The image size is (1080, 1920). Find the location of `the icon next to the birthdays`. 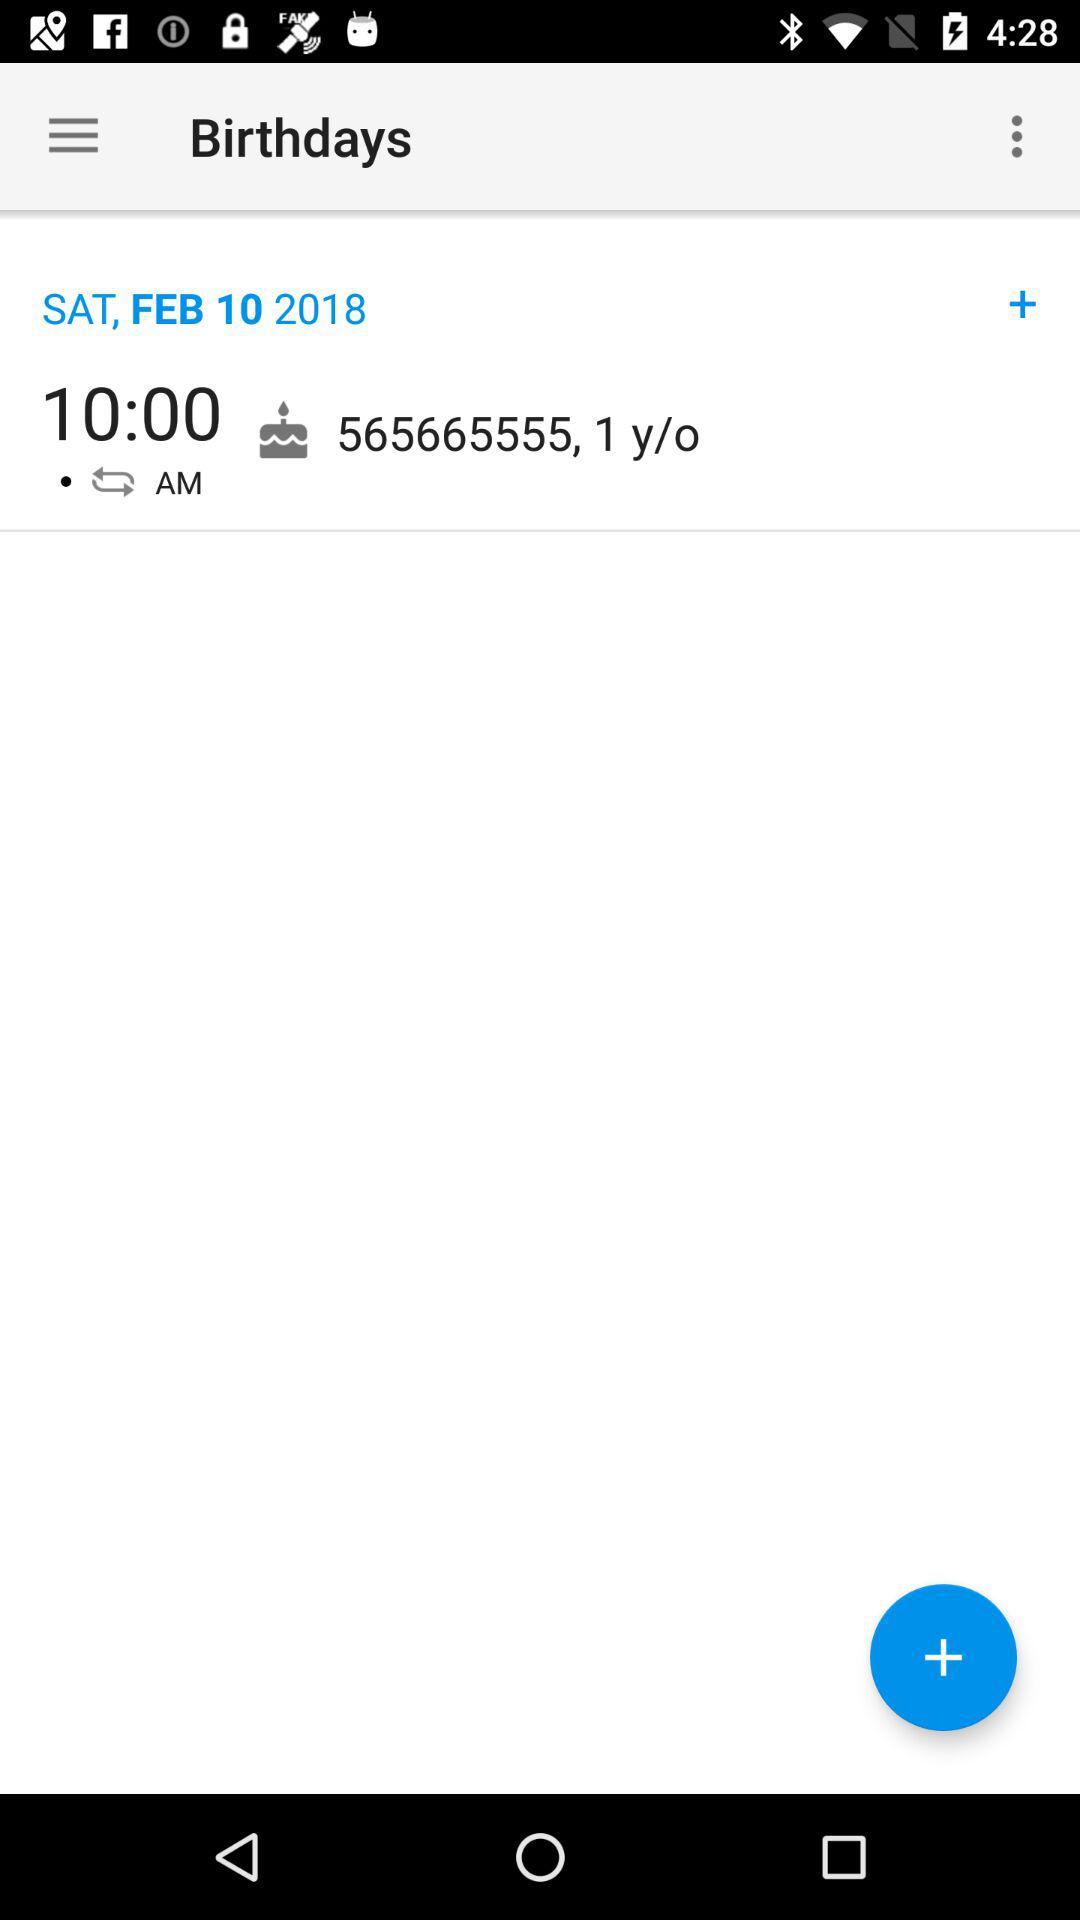

the icon next to the birthdays is located at coordinates (1017, 135).